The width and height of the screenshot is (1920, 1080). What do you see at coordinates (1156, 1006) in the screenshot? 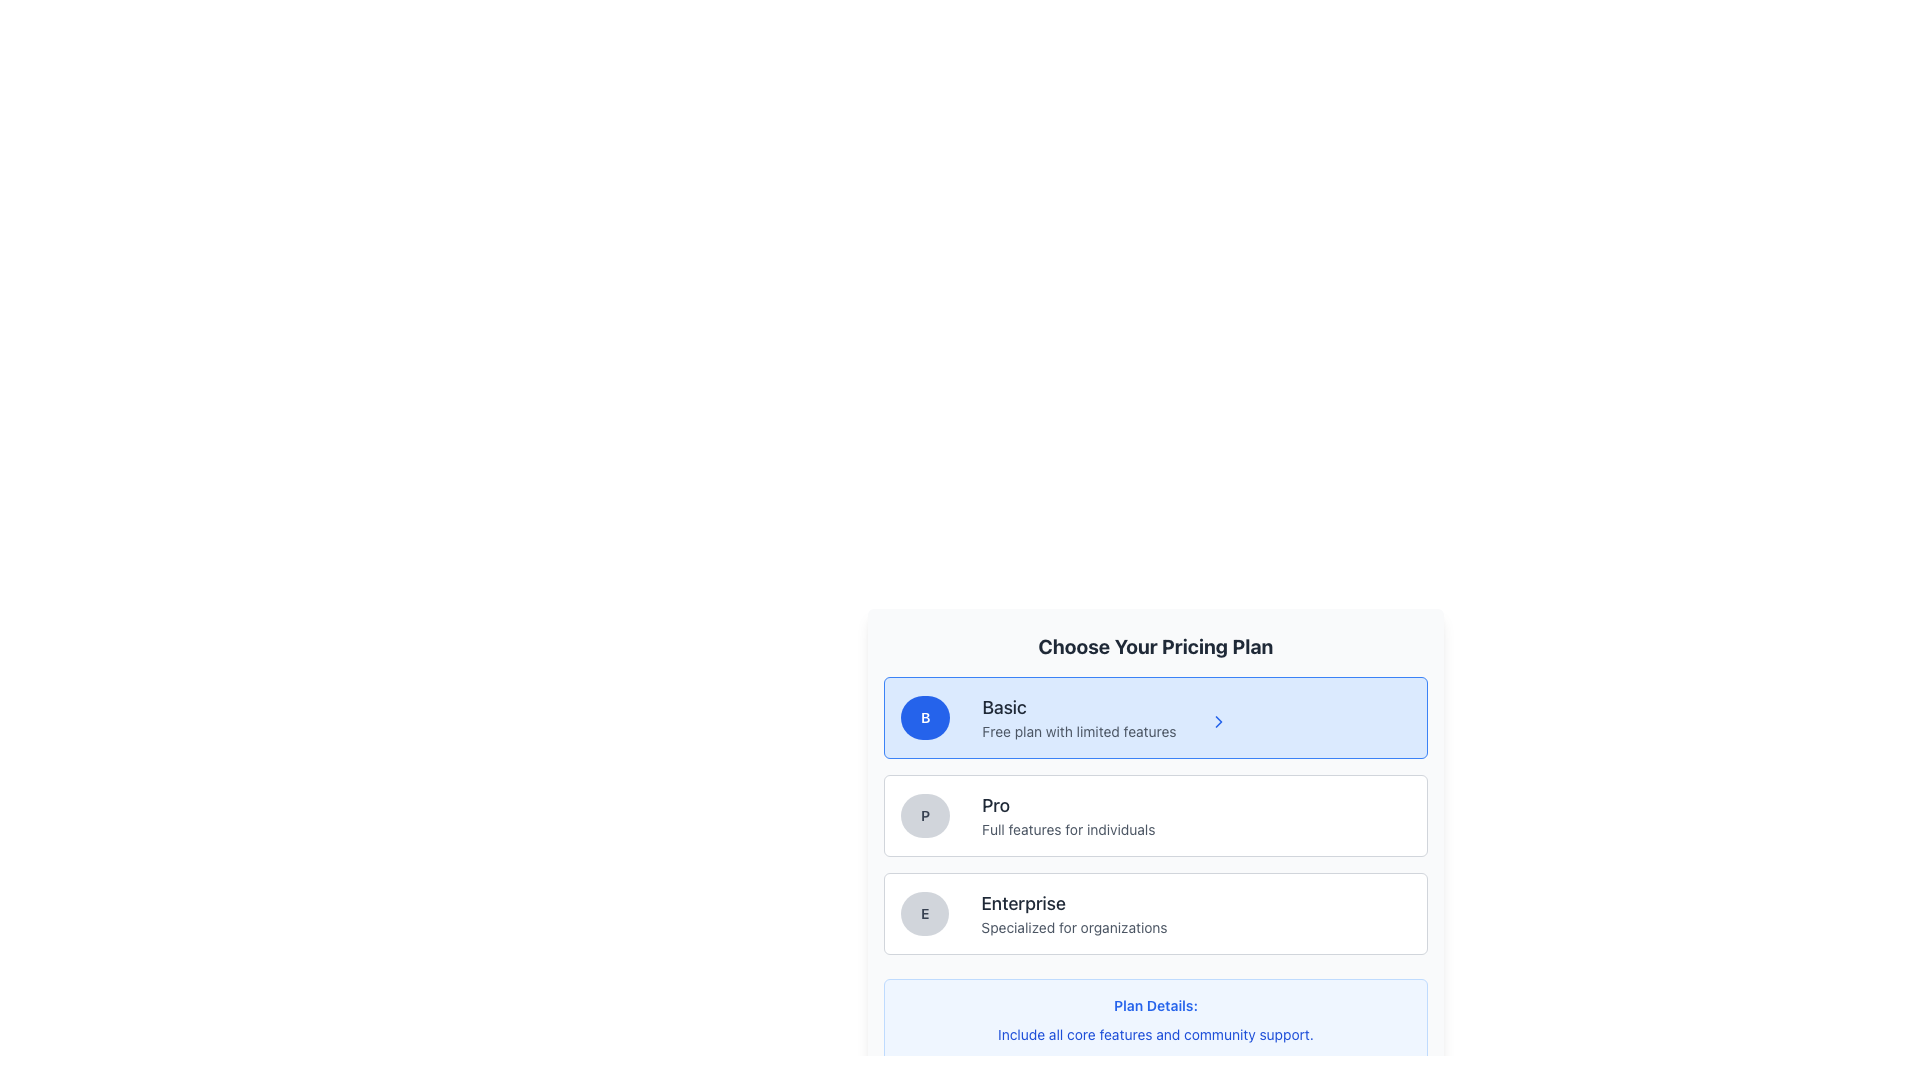
I see `the text label displaying 'Plan Details:' which is in a small, bold, blue font at the top of the plan details section` at bounding box center [1156, 1006].